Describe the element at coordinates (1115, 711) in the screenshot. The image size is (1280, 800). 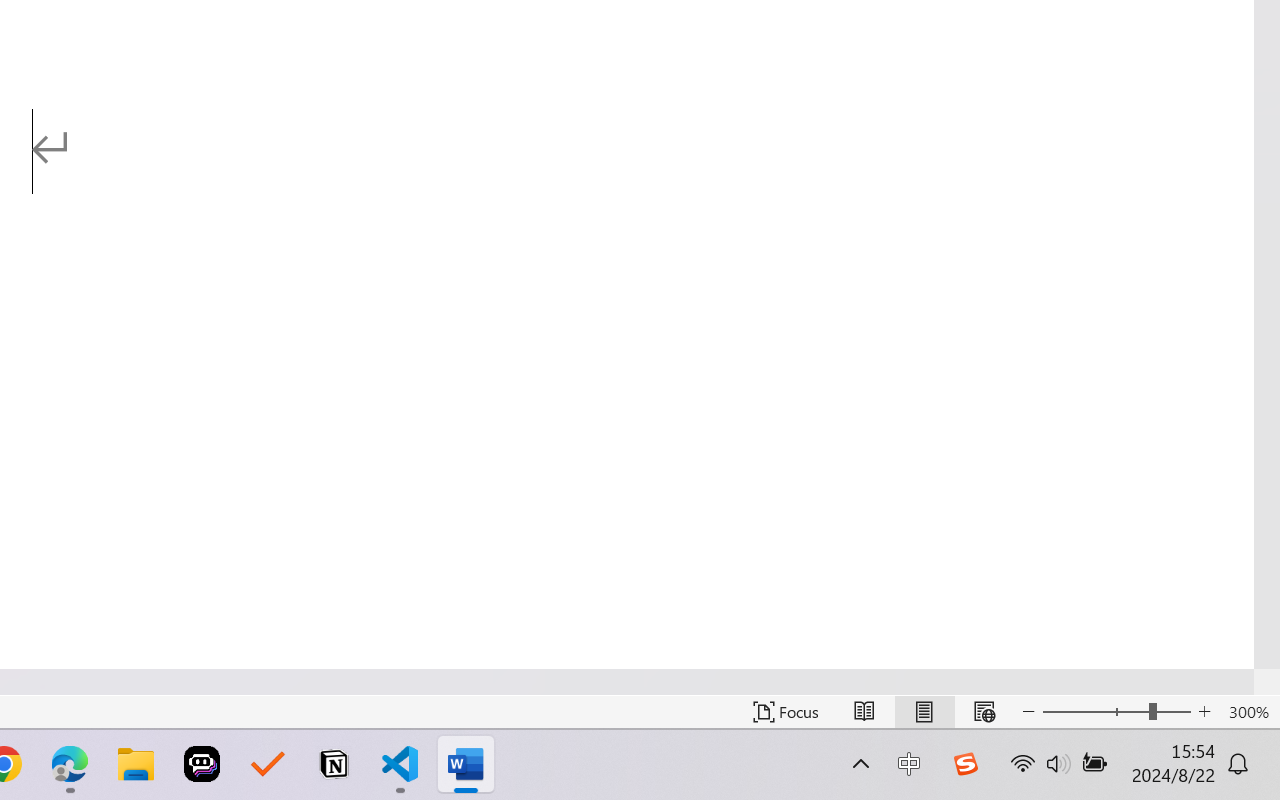
I see `'Zoom'` at that location.